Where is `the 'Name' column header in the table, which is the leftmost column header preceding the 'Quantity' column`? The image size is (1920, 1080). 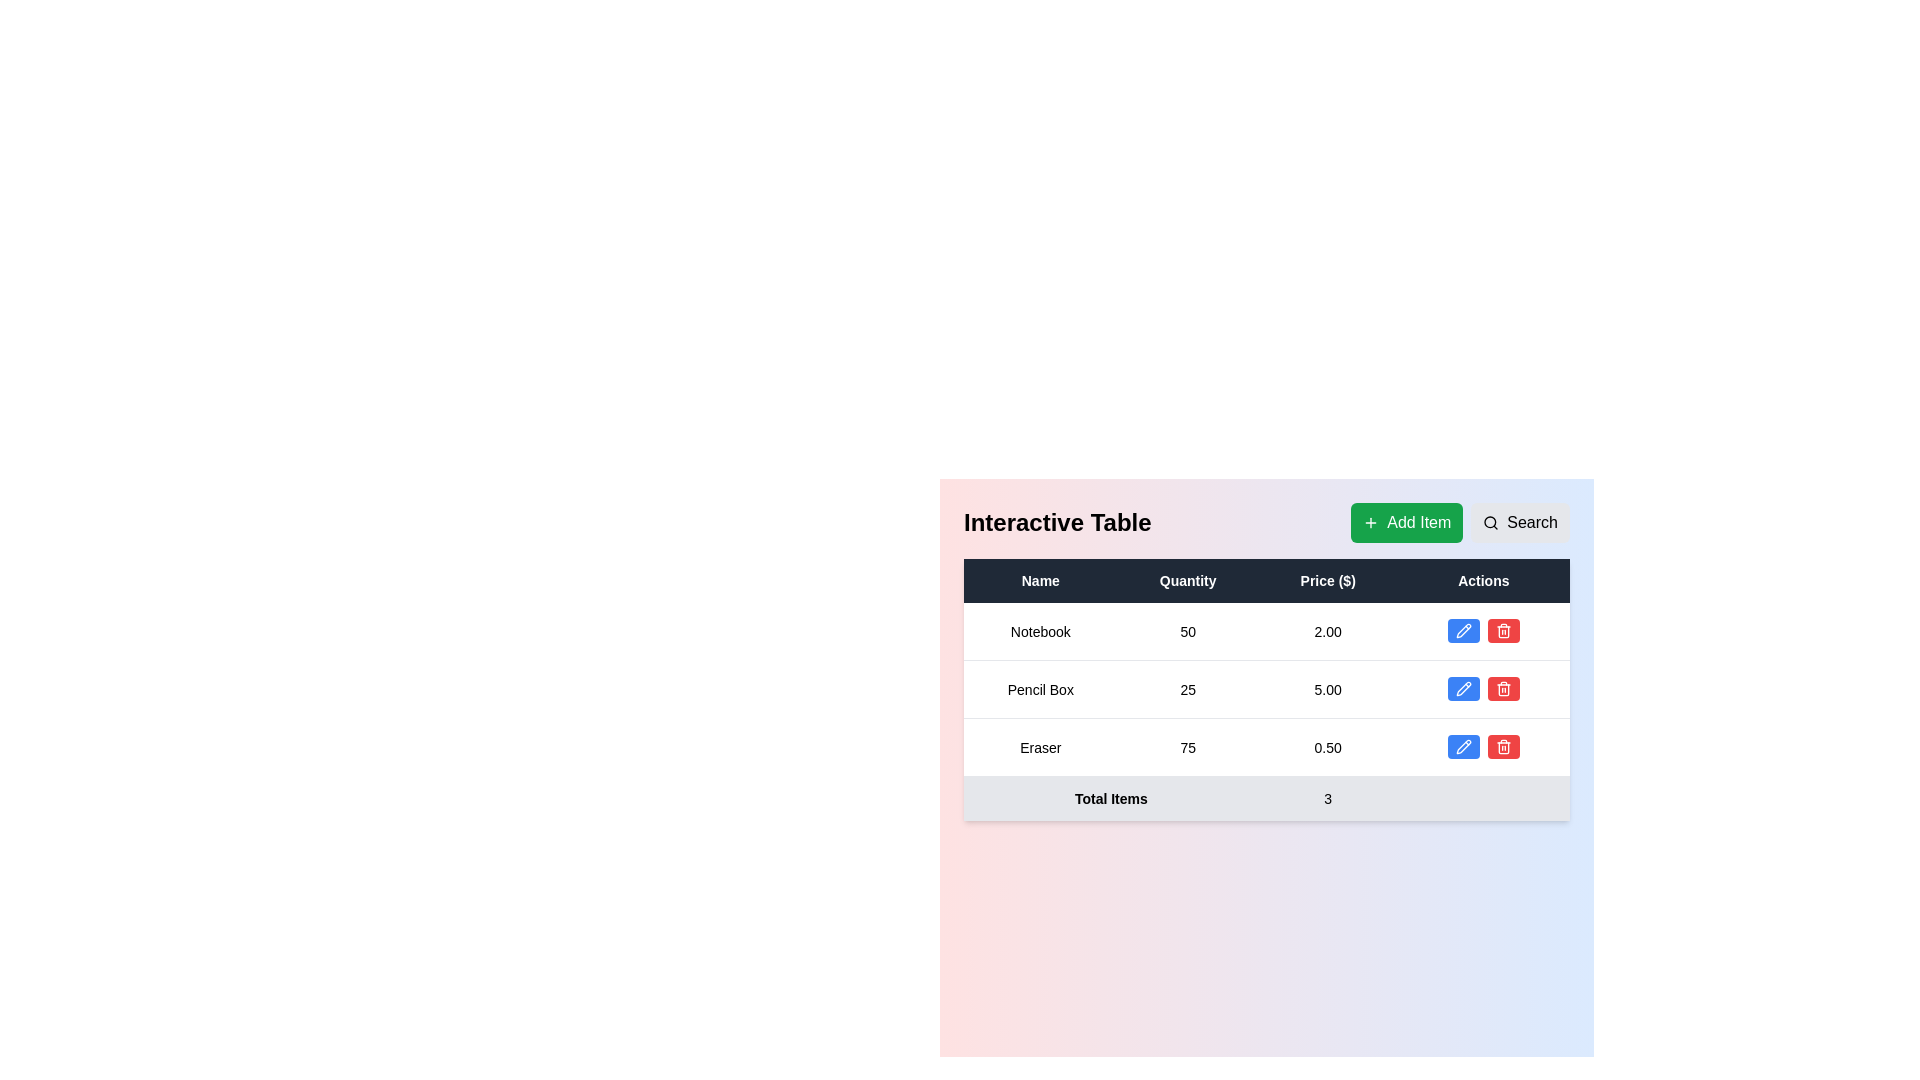 the 'Name' column header in the table, which is the leftmost column header preceding the 'Quantity' column is located at coordinates (1040, 581).